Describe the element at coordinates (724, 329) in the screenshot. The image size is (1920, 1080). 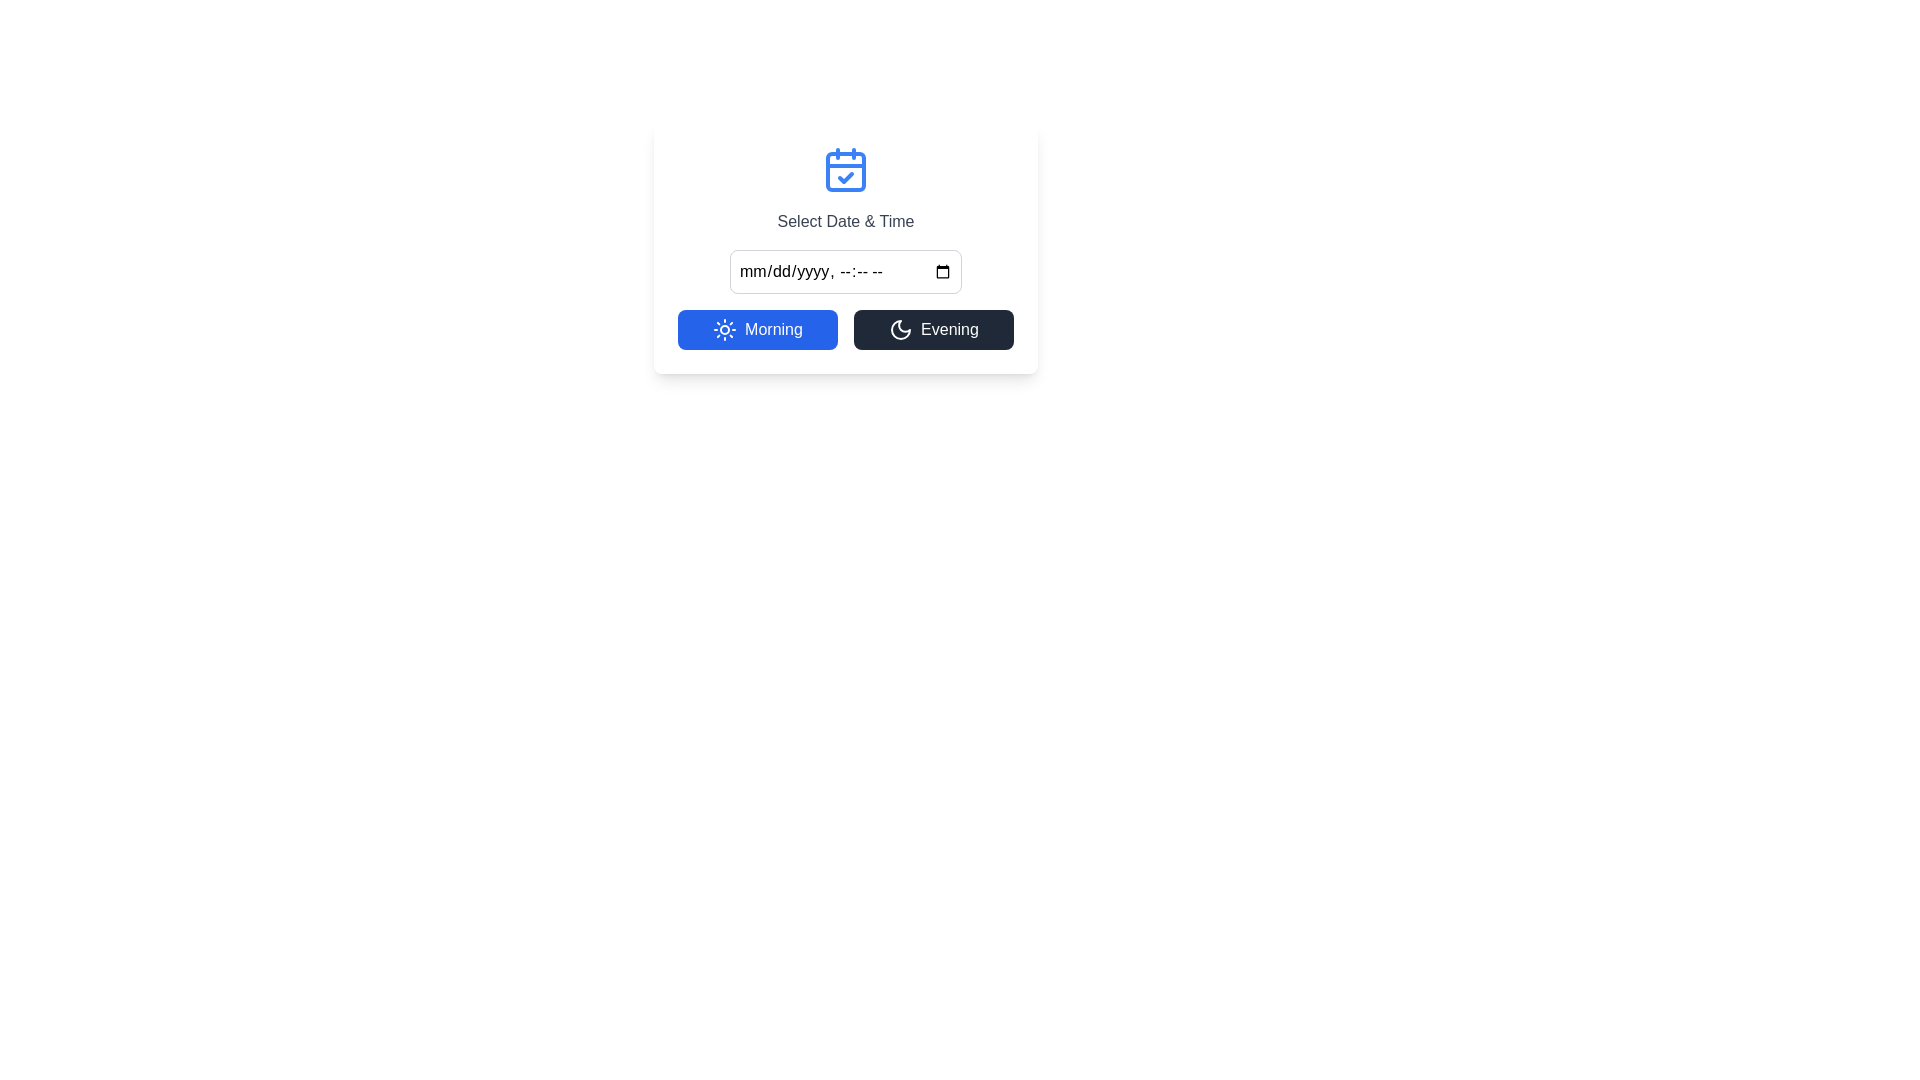
I see `the sun icon located within the blue 'Morning' button at the bottom left of the date and time selection card` at that location.